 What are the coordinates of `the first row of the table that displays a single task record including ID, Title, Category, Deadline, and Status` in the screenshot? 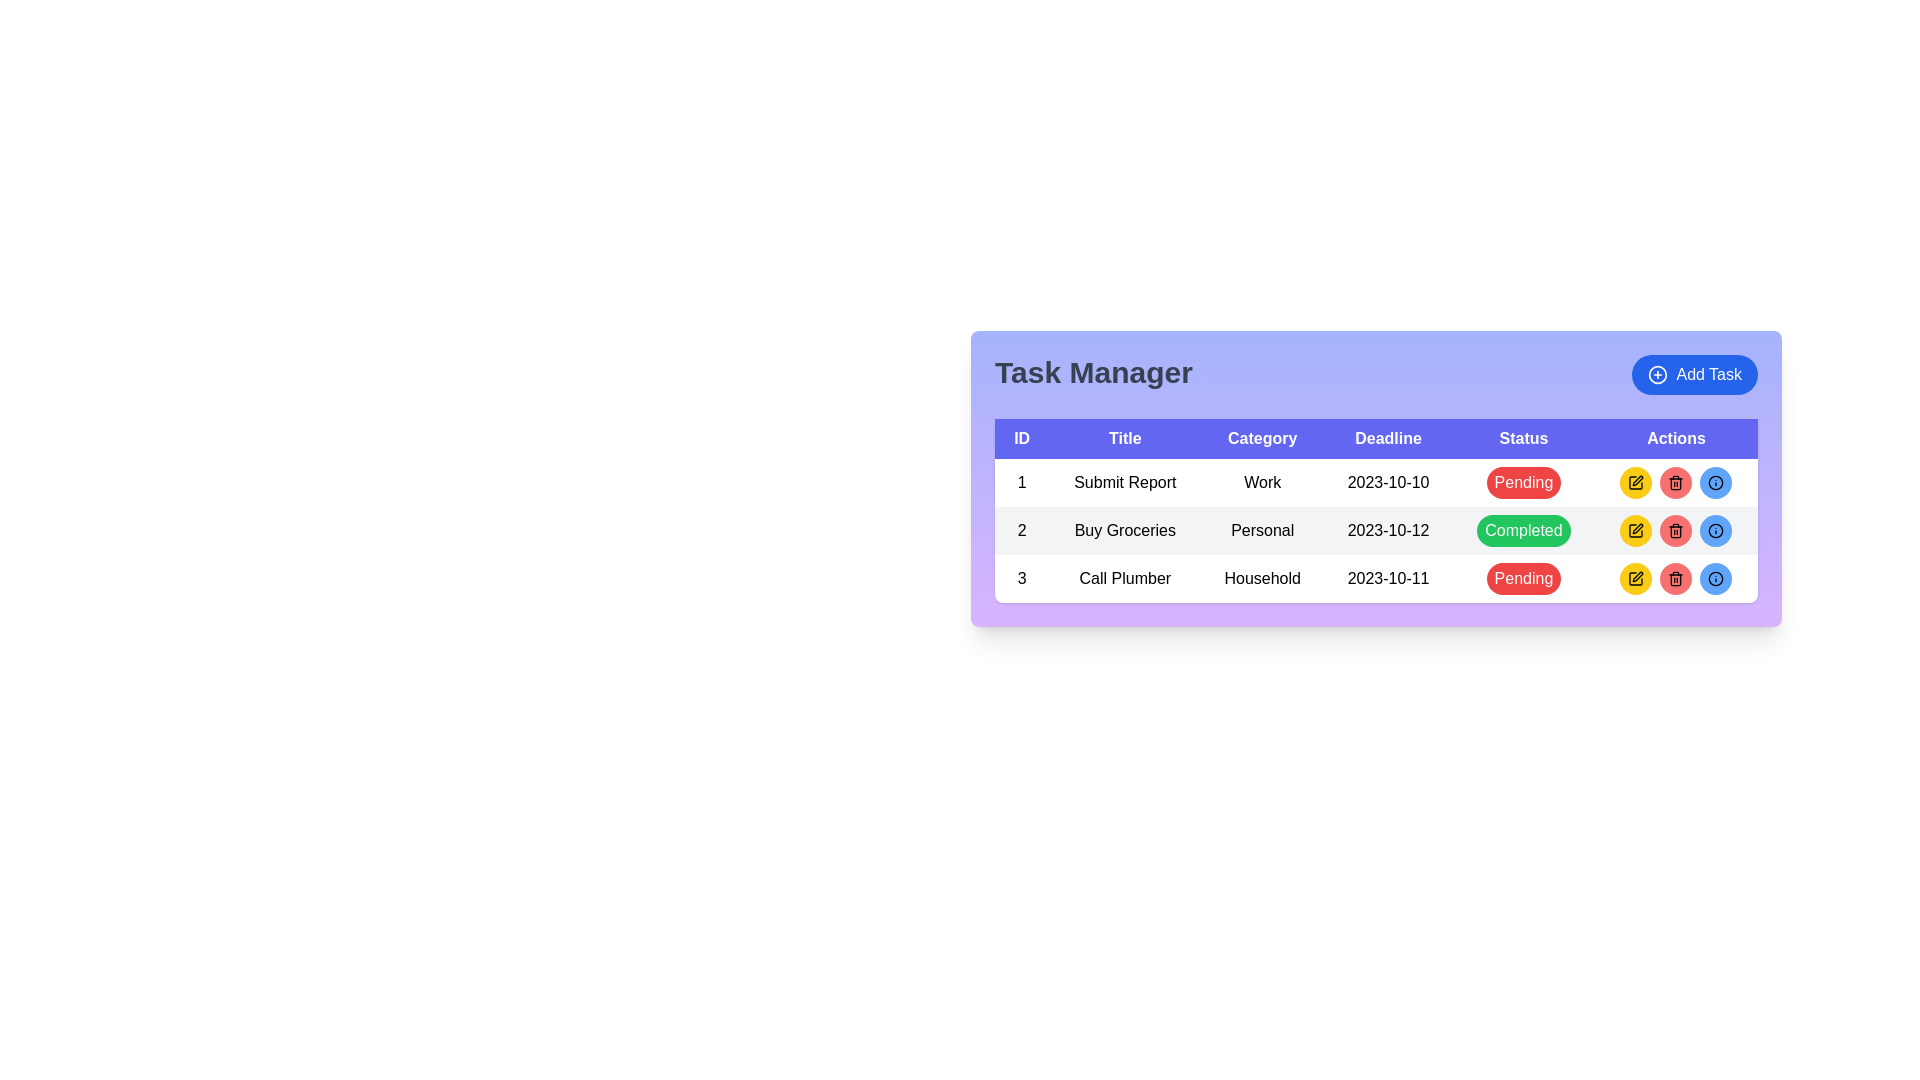 It's located at (1375, 482).